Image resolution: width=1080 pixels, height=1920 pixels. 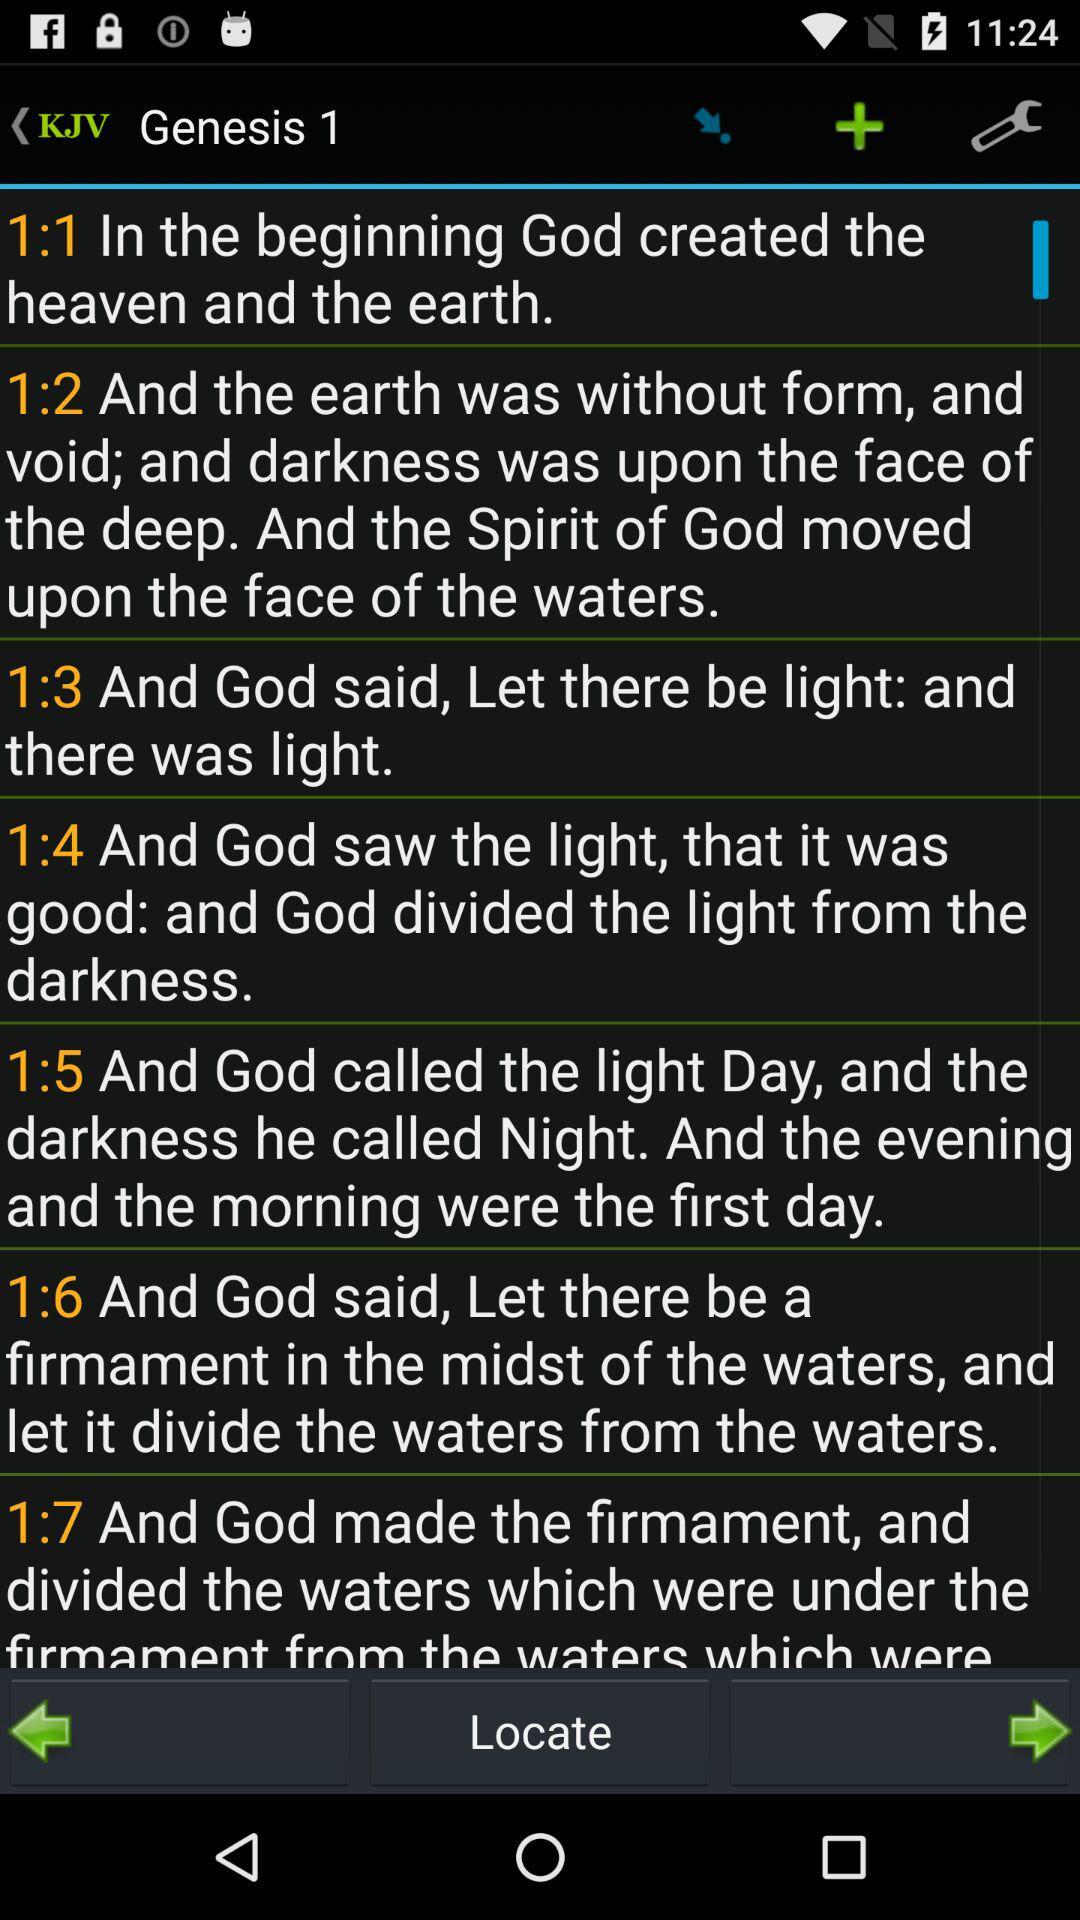 I want to click on proceed to next, so click(x=898, y=1730).